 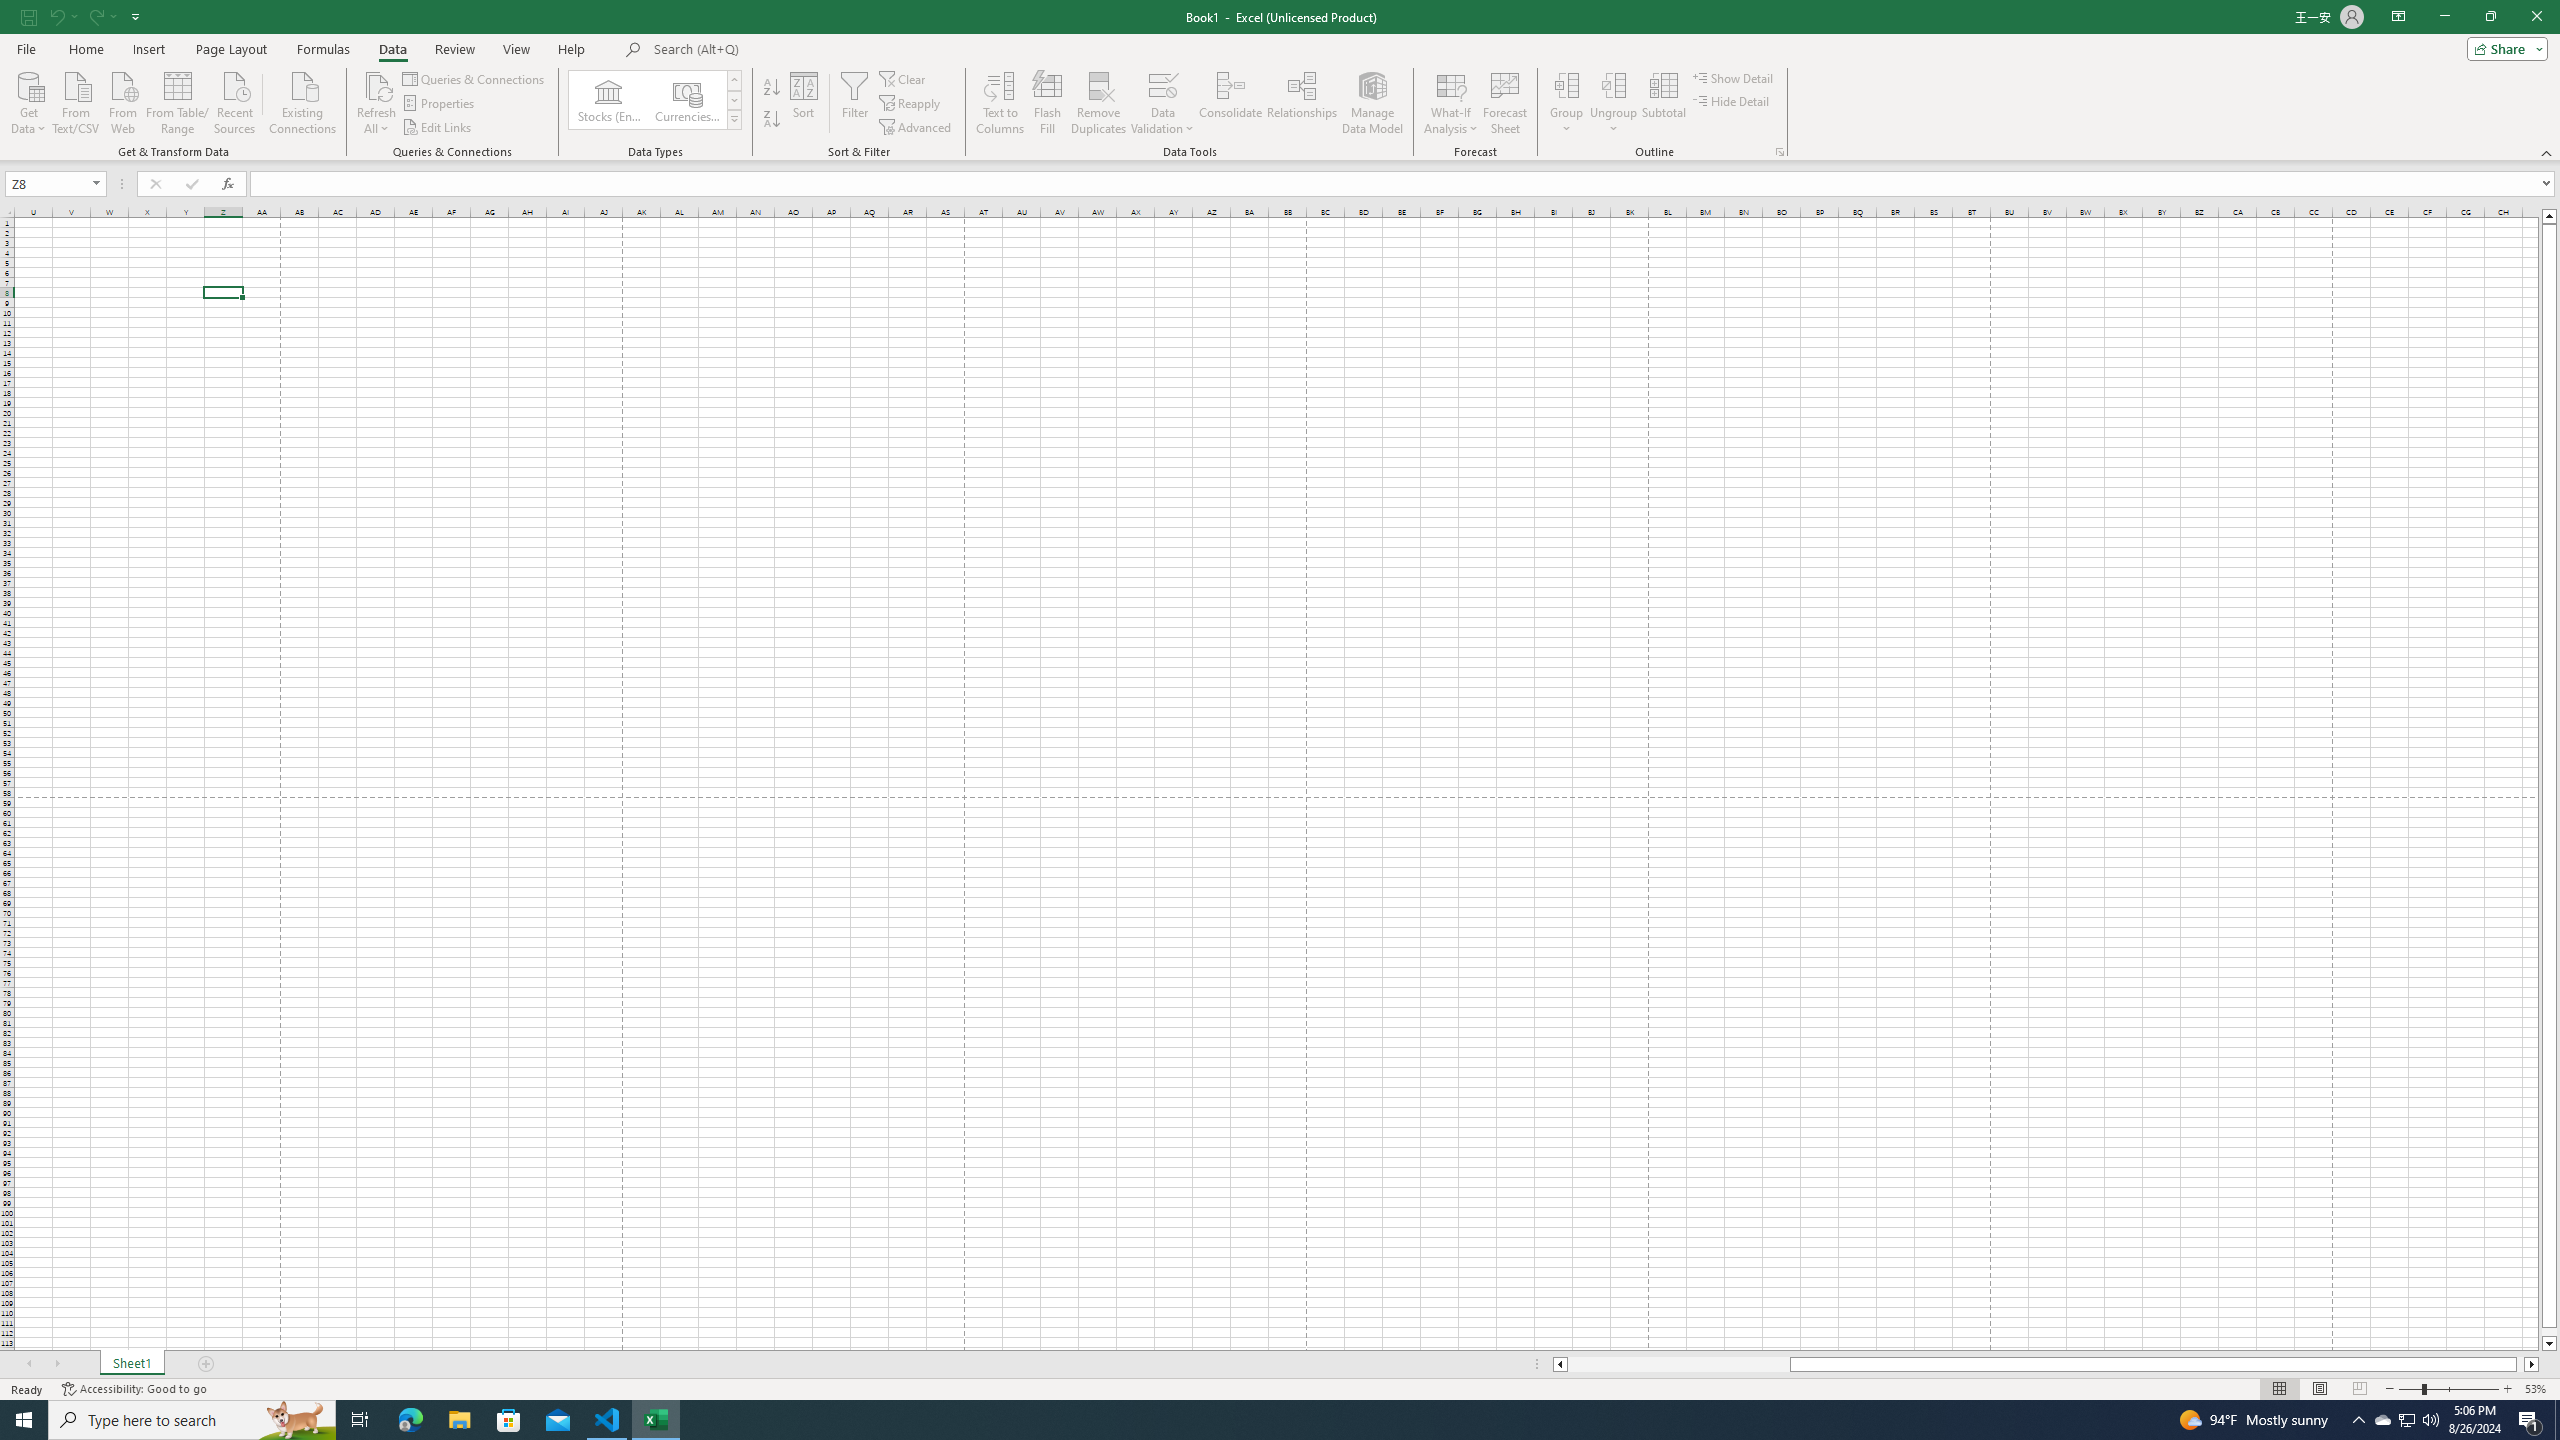 I want to click on 'Show Detail', so click(x=1733, y=77).